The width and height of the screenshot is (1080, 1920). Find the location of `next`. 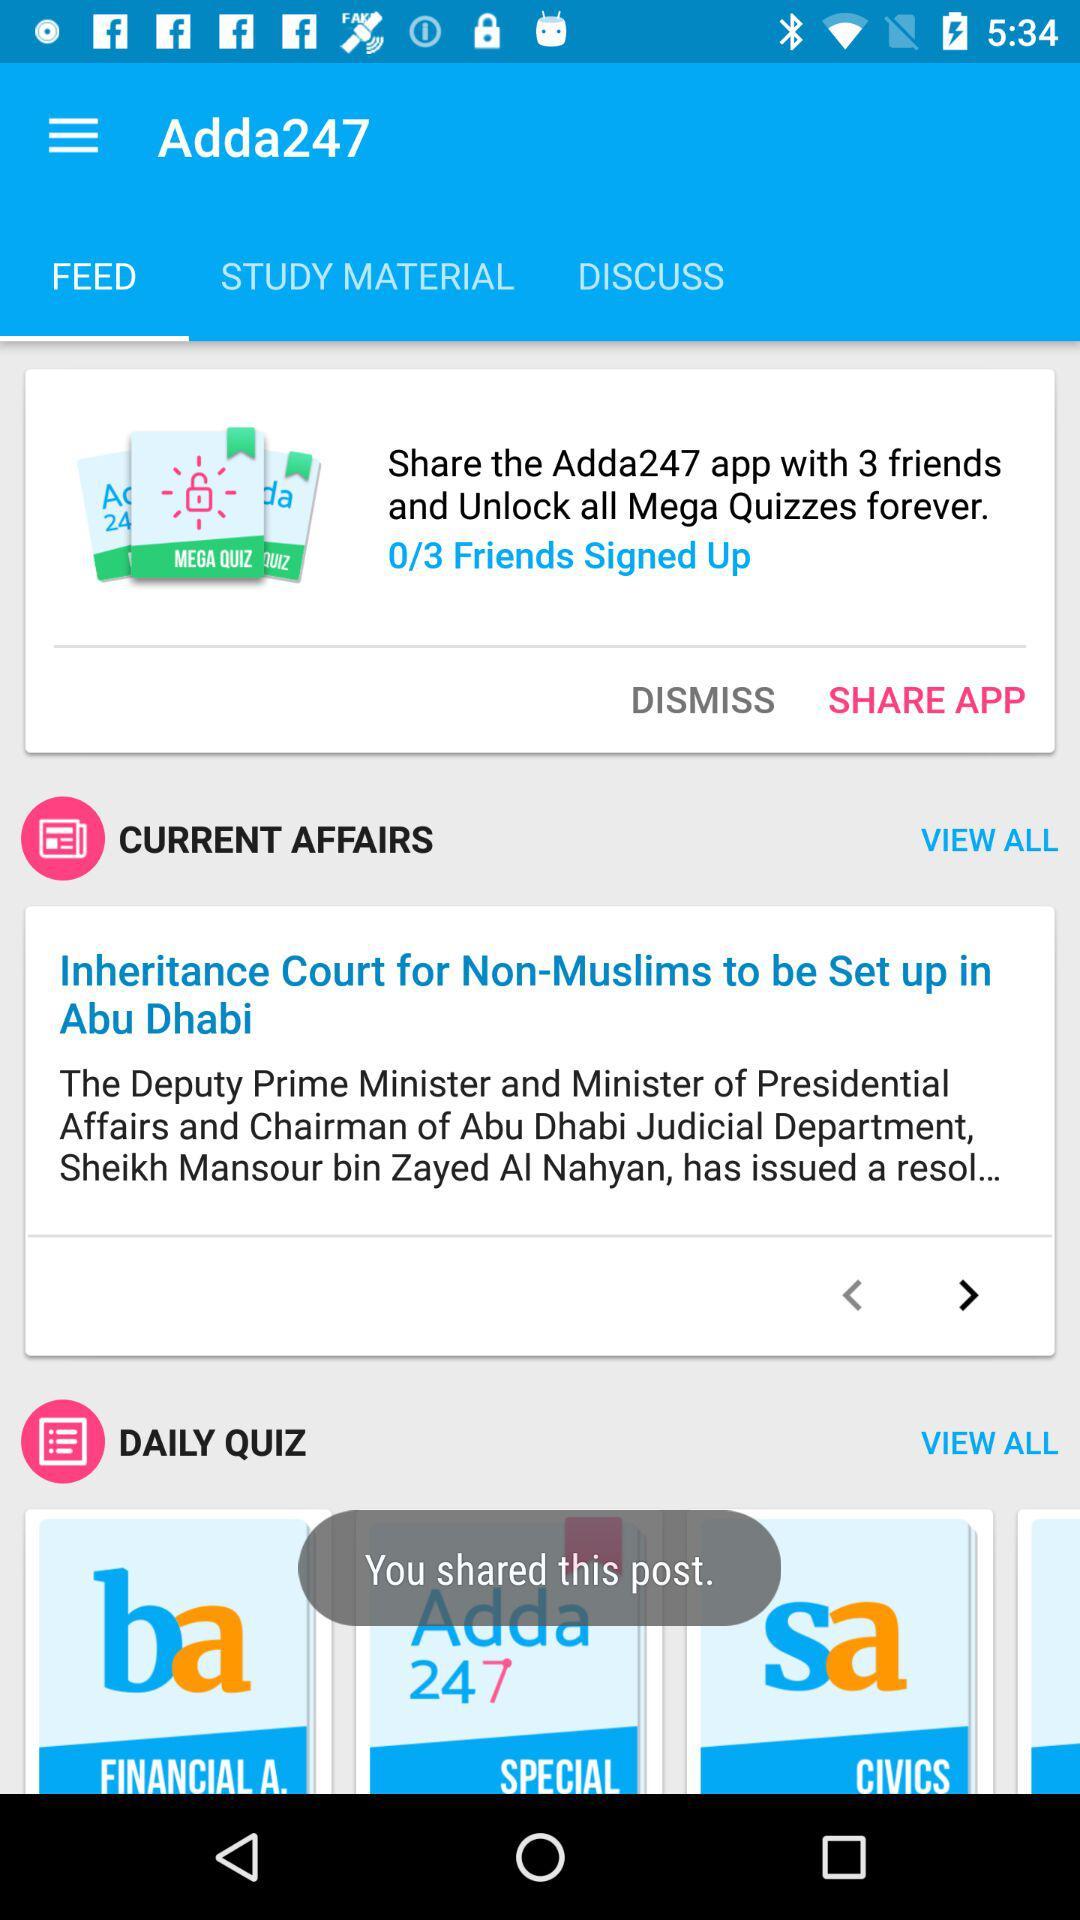

next is located at coordinates (967, 1295).